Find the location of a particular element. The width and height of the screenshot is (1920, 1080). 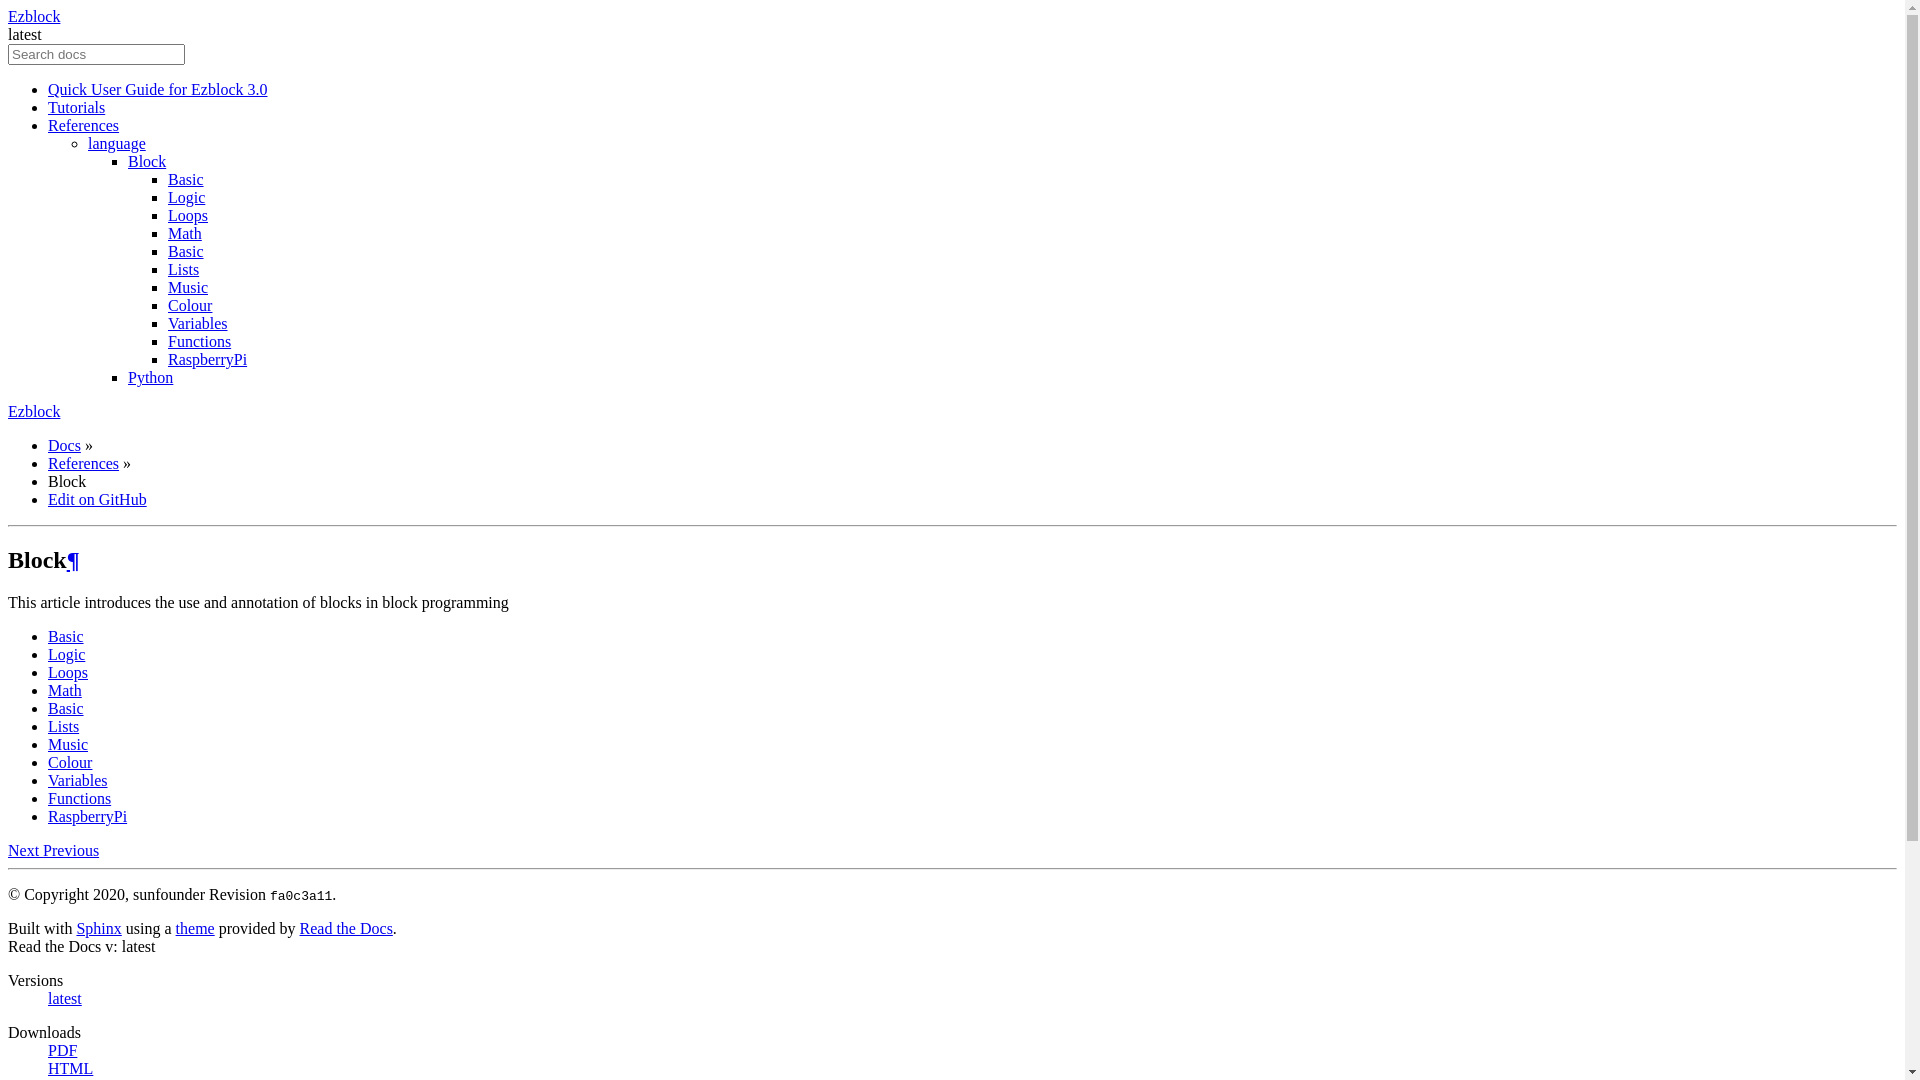

'Tutorials' is located at coordinates (76, 107).